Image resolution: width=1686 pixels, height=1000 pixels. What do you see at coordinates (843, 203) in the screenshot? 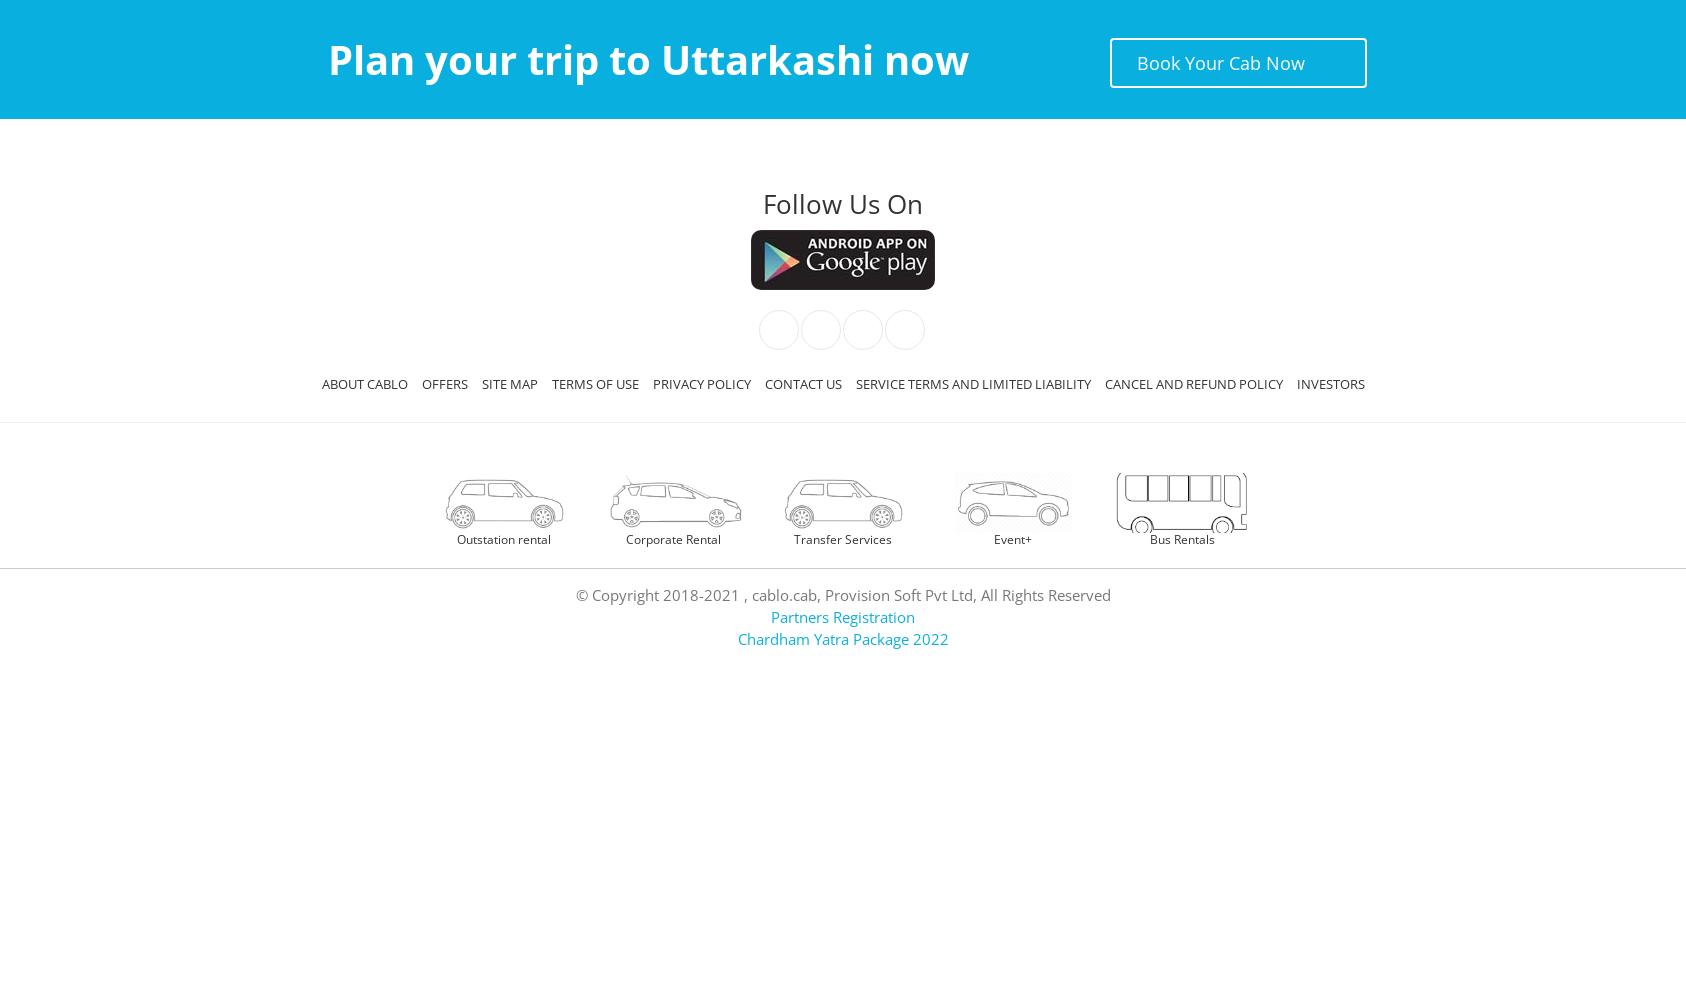
I see `'Follow Us On'` at bounding box center [843, 203].